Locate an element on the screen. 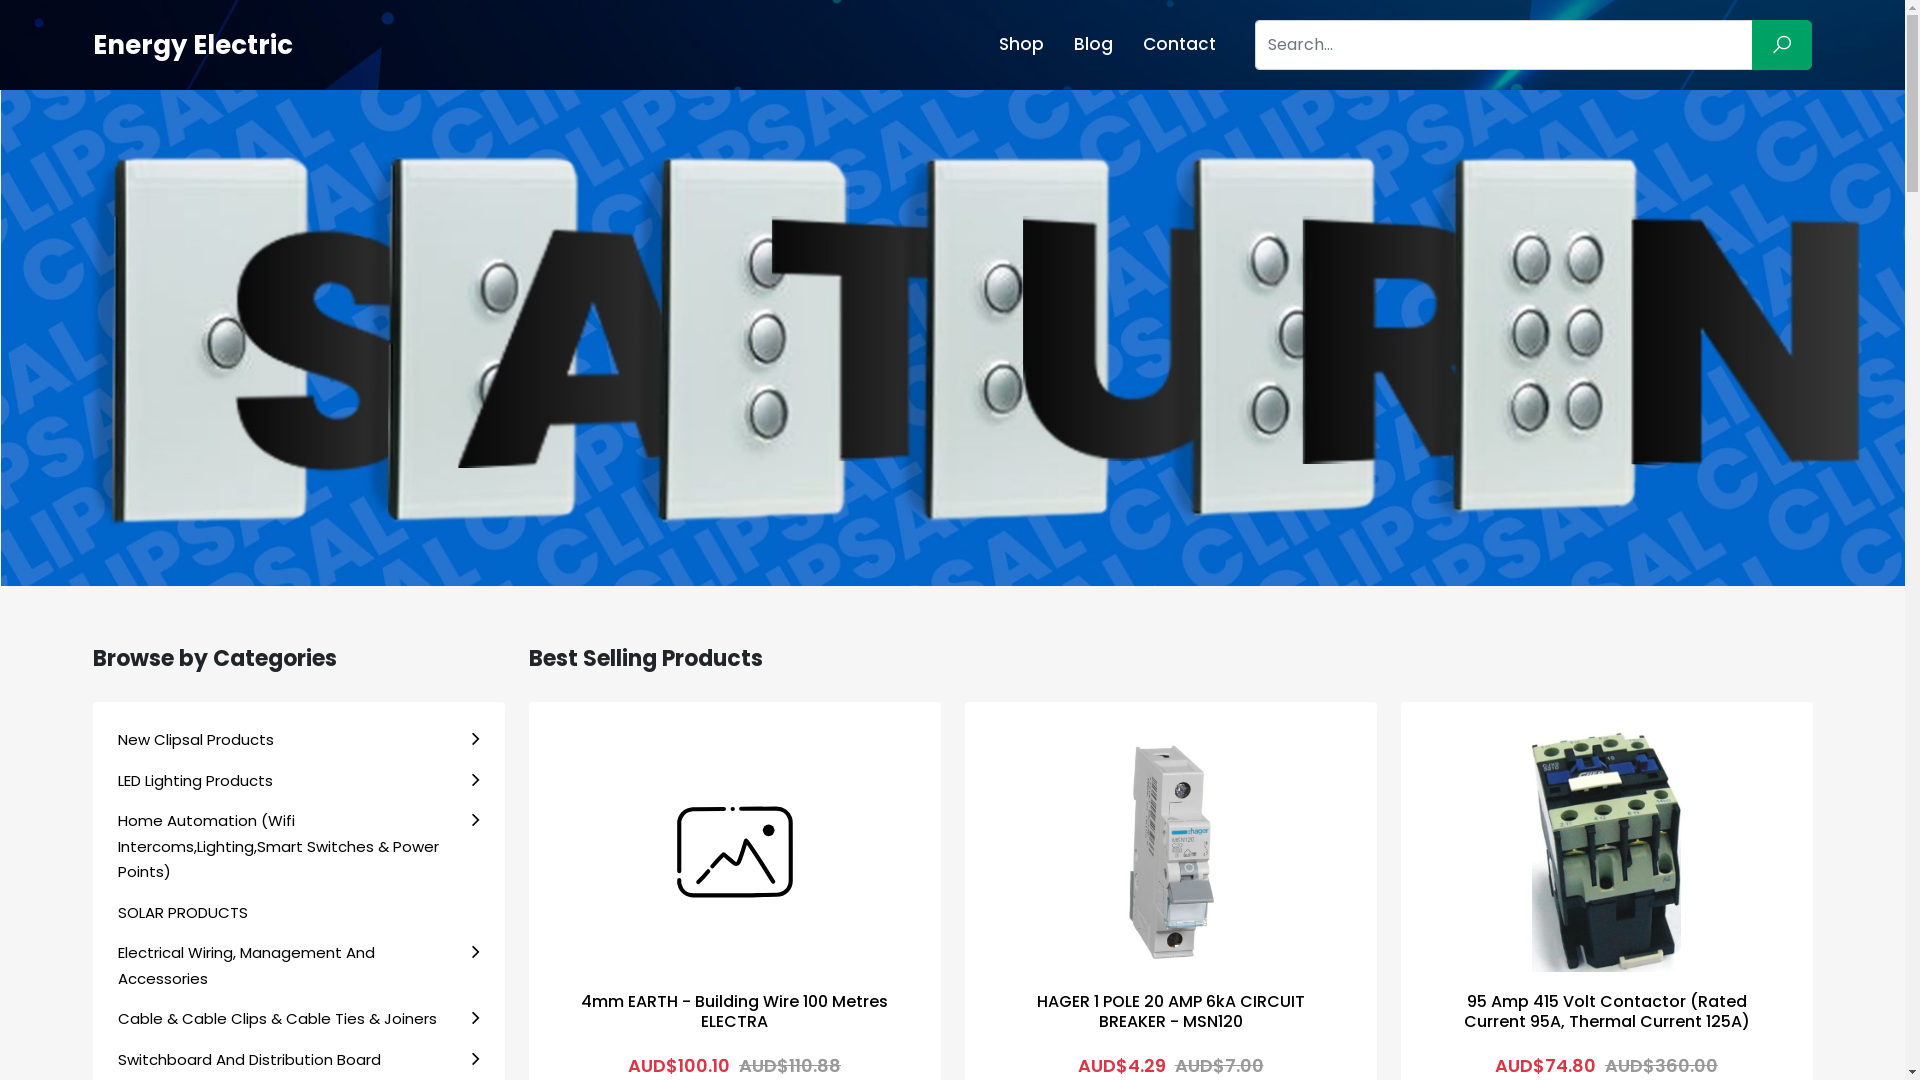 The width and height of the screenshot is (1920, 1080). 'Contact' is located at coordinates (1179, 44).